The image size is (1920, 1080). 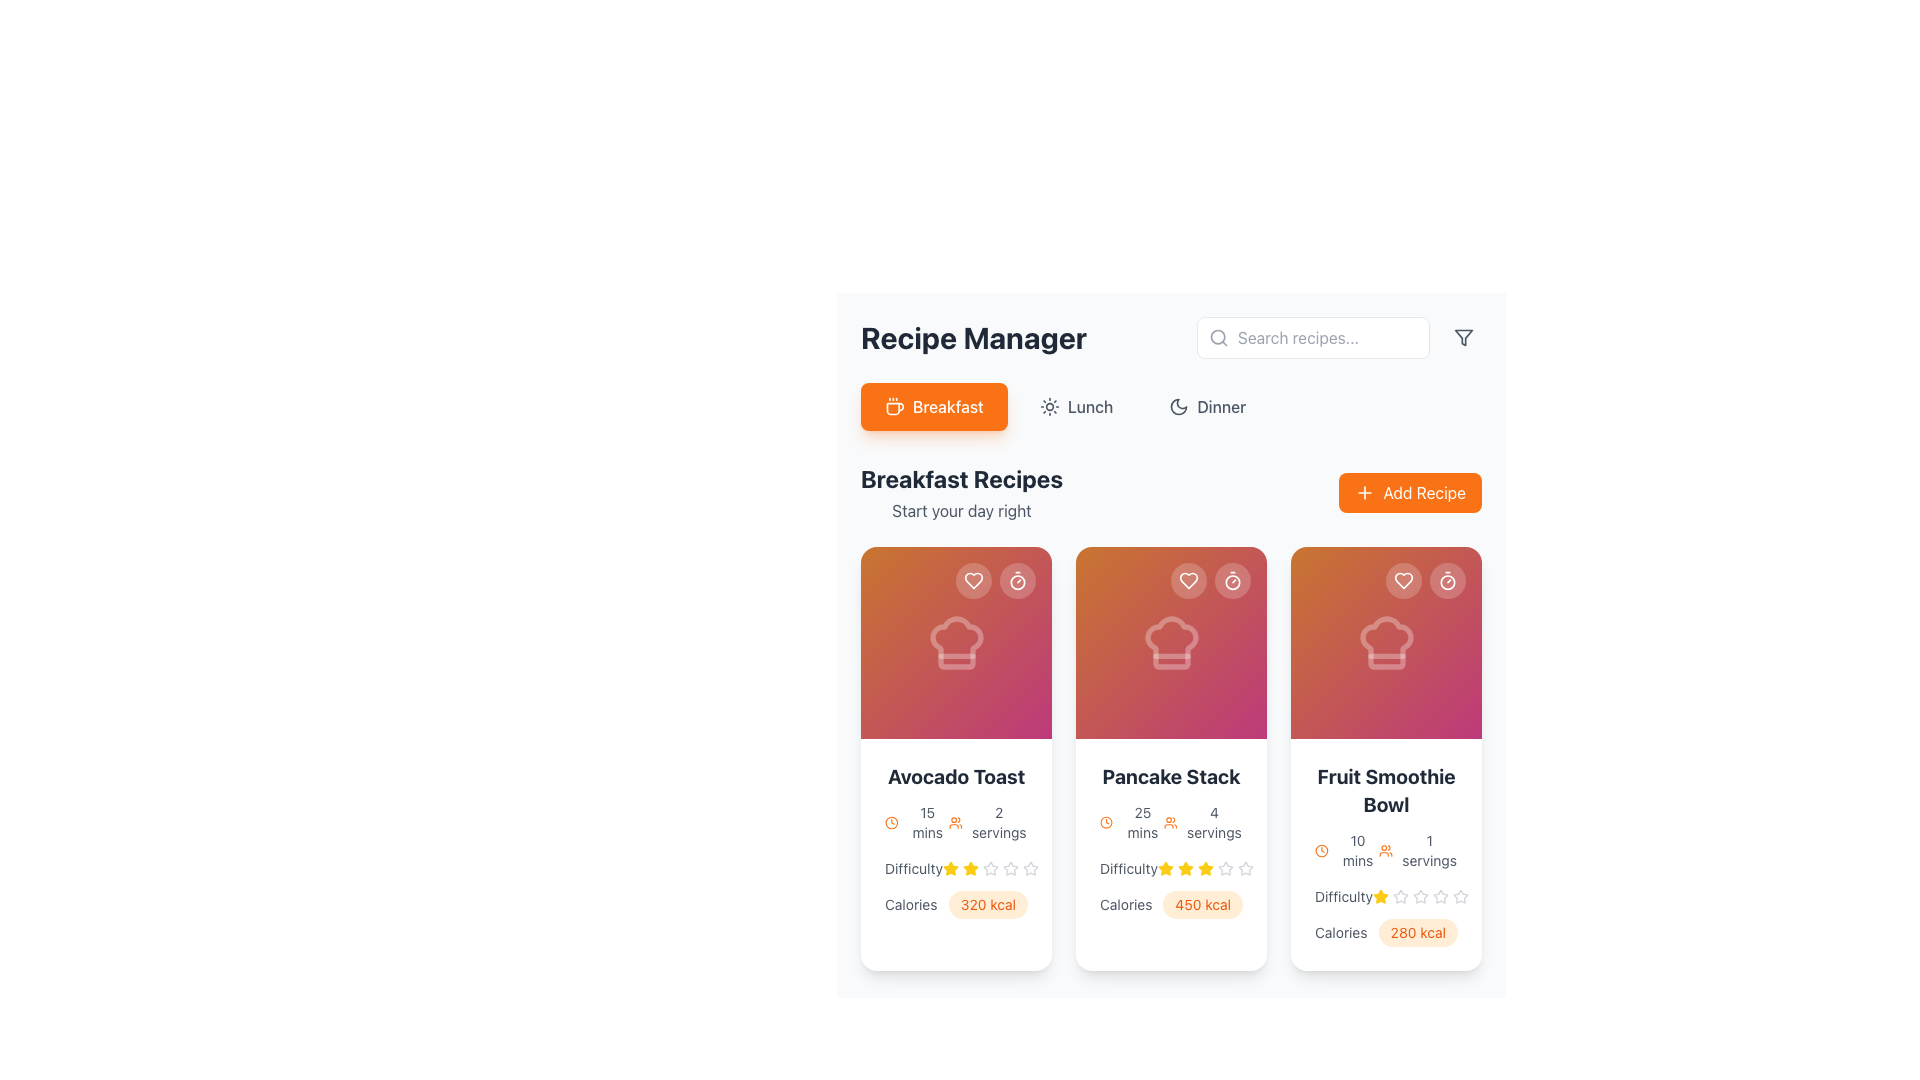 What do you see at coordinates (1385, 855) in the screenshot?
I see `the individual details such as difficulty stars or servings on the Informational display card for the Fruit Smoothie Bowl recipe, which is located on the rightmost of the three recipe cards in the Breakfast Recipes section` at bounding box center [1385, 855].